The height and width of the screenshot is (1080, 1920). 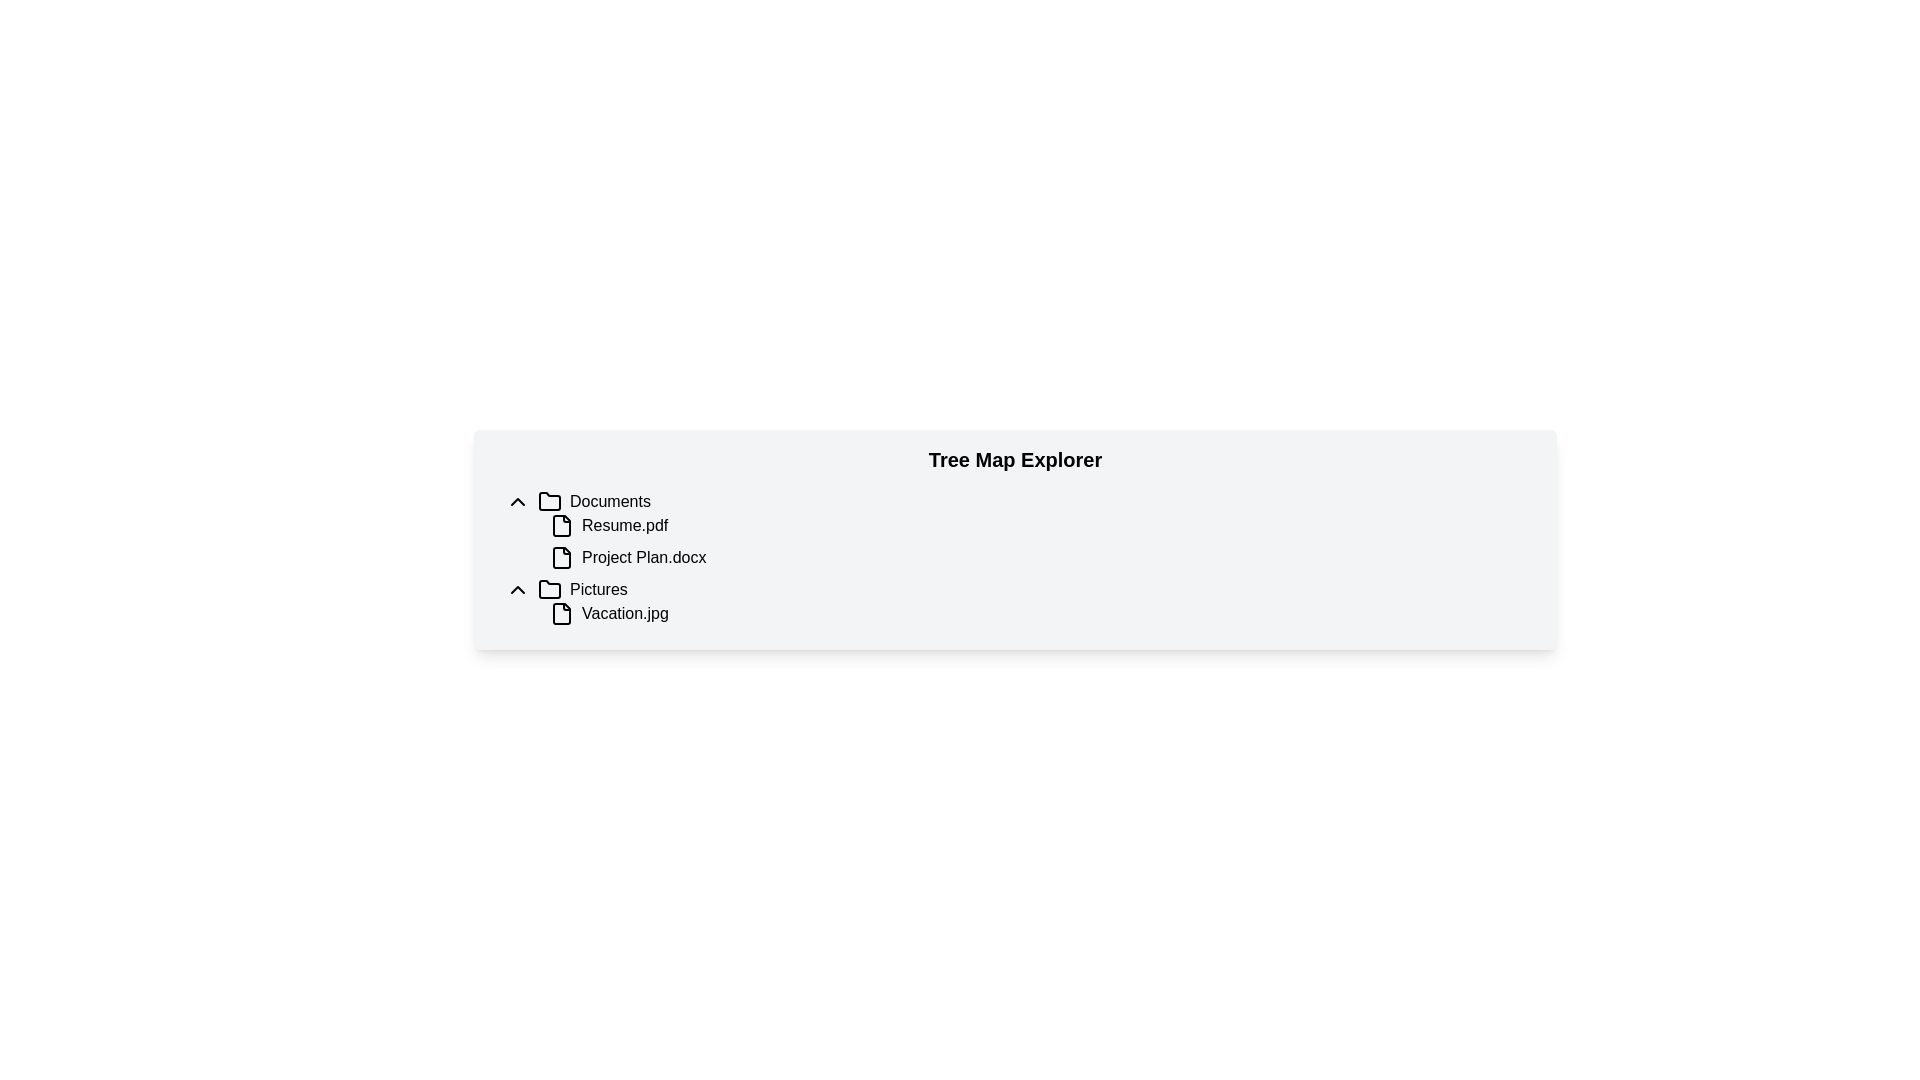 I want to click on the text label indicating the section or folder name labeled 'Documents', which is located in the same row as a folder icon and an arrow symbol, so click(x=609, y=500).